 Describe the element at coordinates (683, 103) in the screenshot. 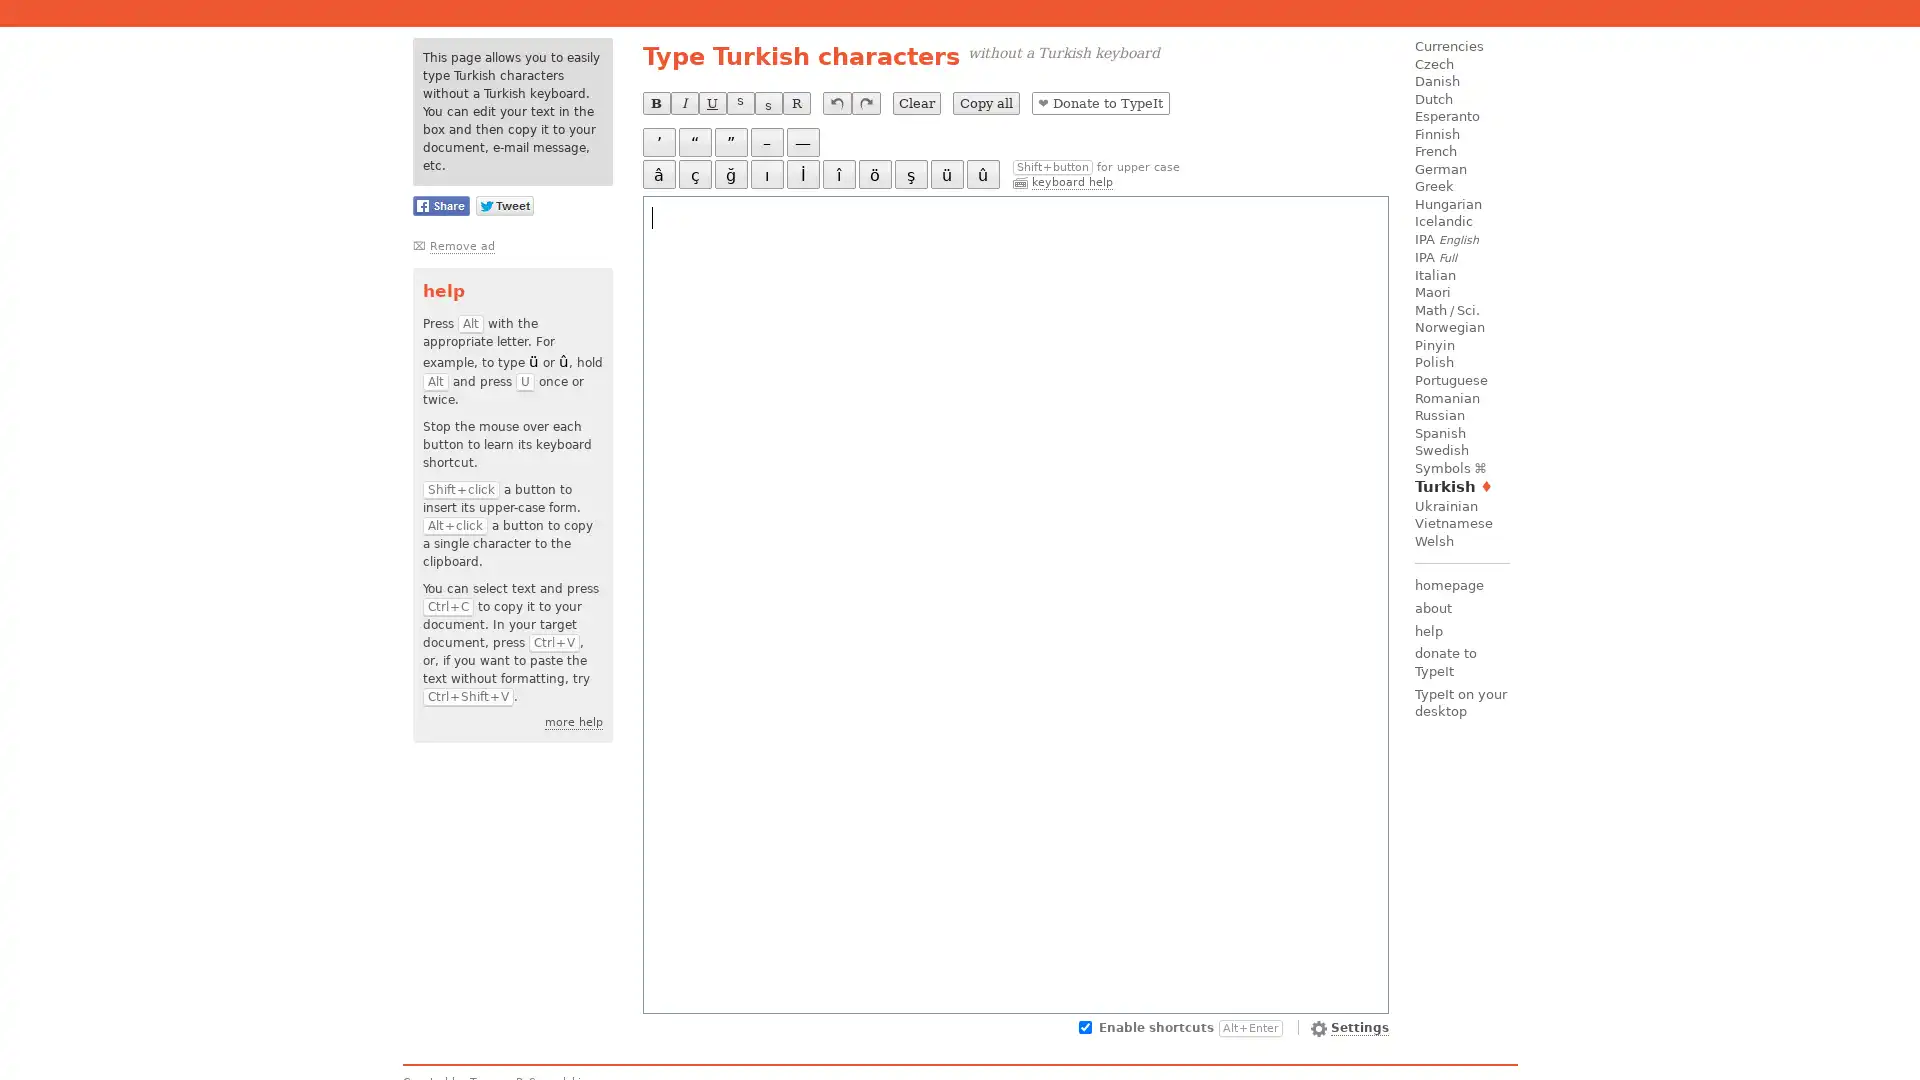

I see `I` at that location.